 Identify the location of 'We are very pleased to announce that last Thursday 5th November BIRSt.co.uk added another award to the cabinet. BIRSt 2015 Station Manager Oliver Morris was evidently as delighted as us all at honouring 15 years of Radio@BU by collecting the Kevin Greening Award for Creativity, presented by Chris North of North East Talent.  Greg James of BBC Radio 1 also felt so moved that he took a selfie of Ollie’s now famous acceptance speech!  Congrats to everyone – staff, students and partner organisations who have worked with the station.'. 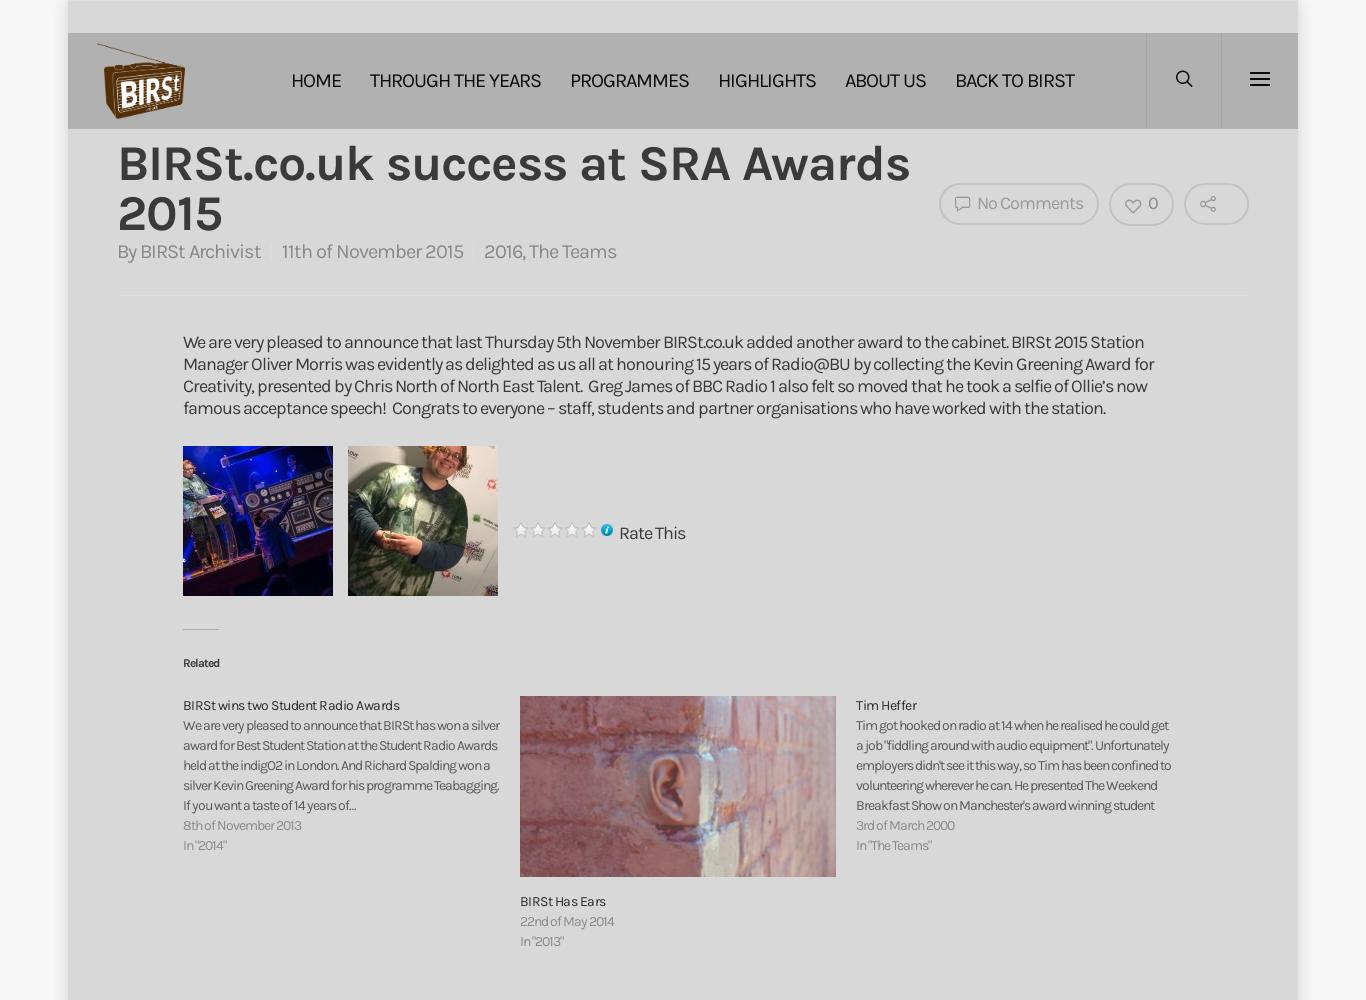
(666, 375).